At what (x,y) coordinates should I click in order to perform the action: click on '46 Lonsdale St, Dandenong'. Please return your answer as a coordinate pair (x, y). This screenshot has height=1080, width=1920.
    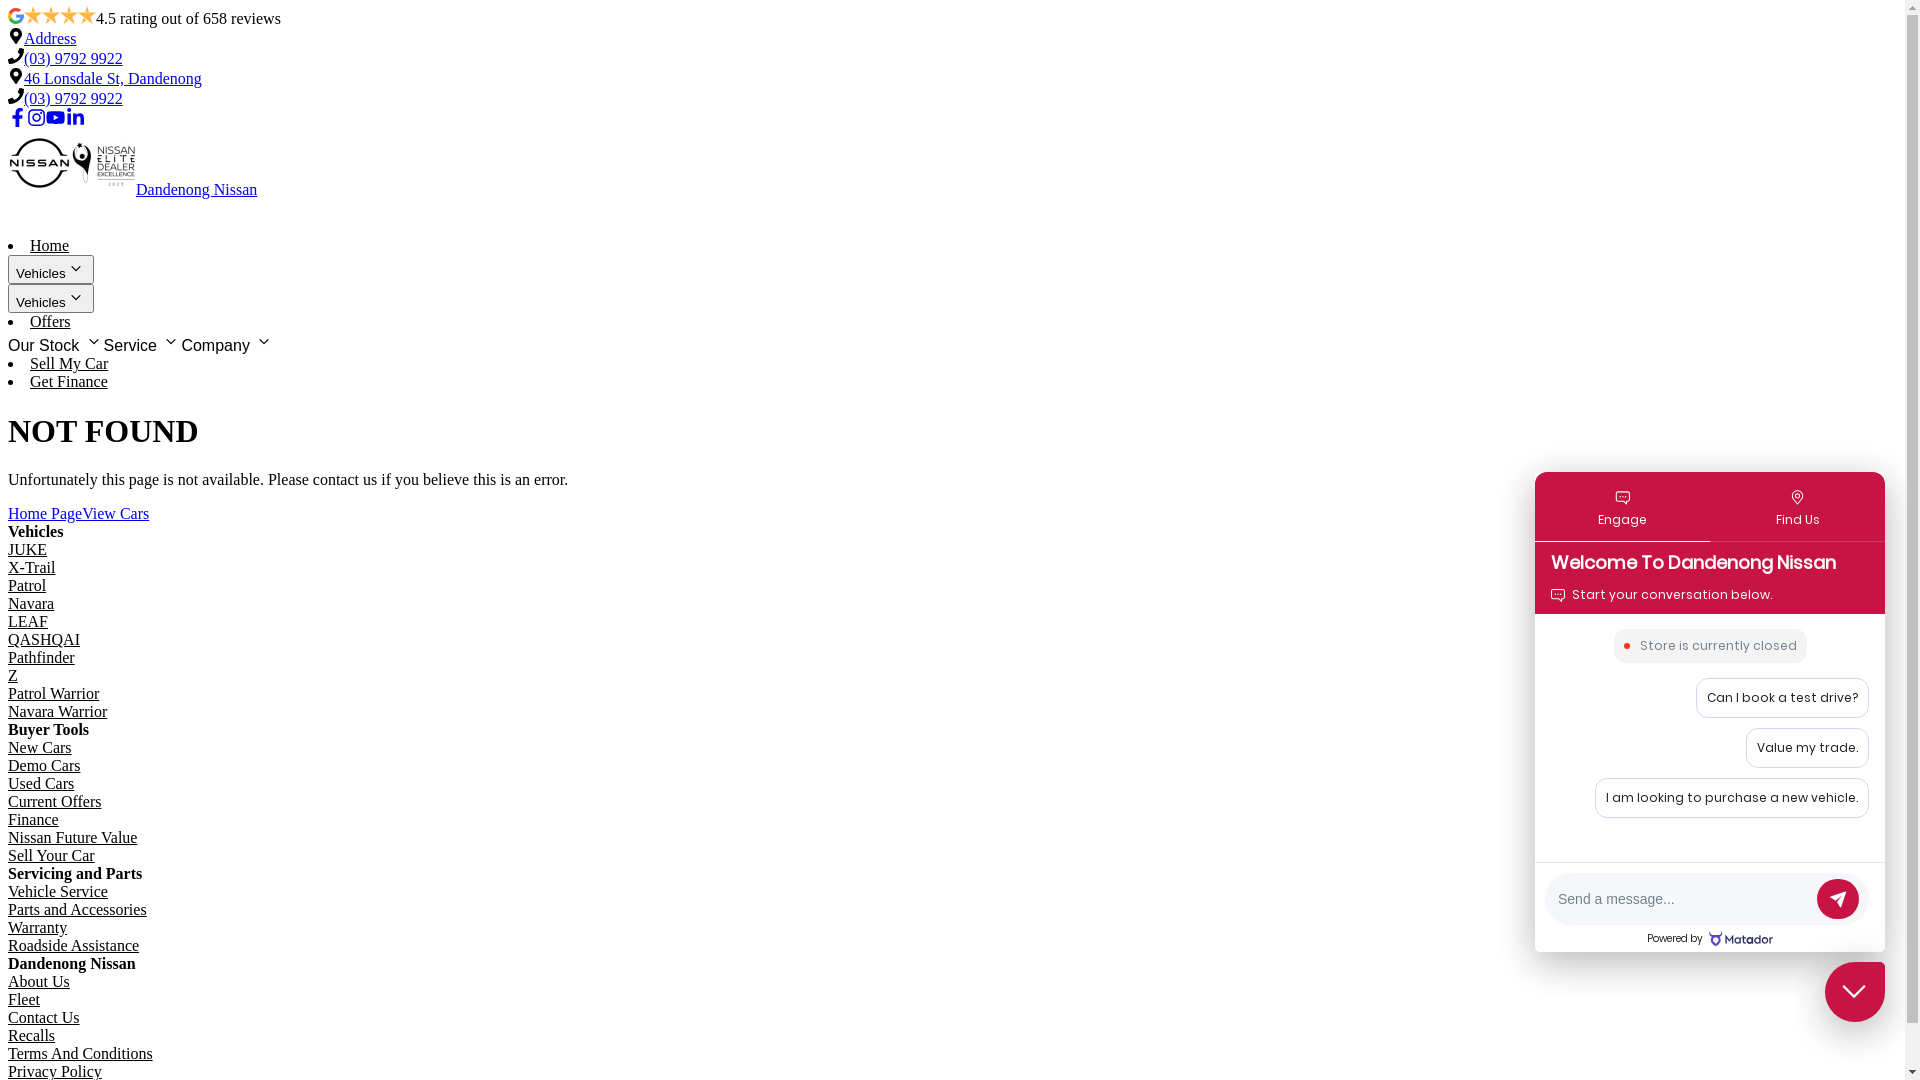
    Looking at the image, I should click on (24, 77).